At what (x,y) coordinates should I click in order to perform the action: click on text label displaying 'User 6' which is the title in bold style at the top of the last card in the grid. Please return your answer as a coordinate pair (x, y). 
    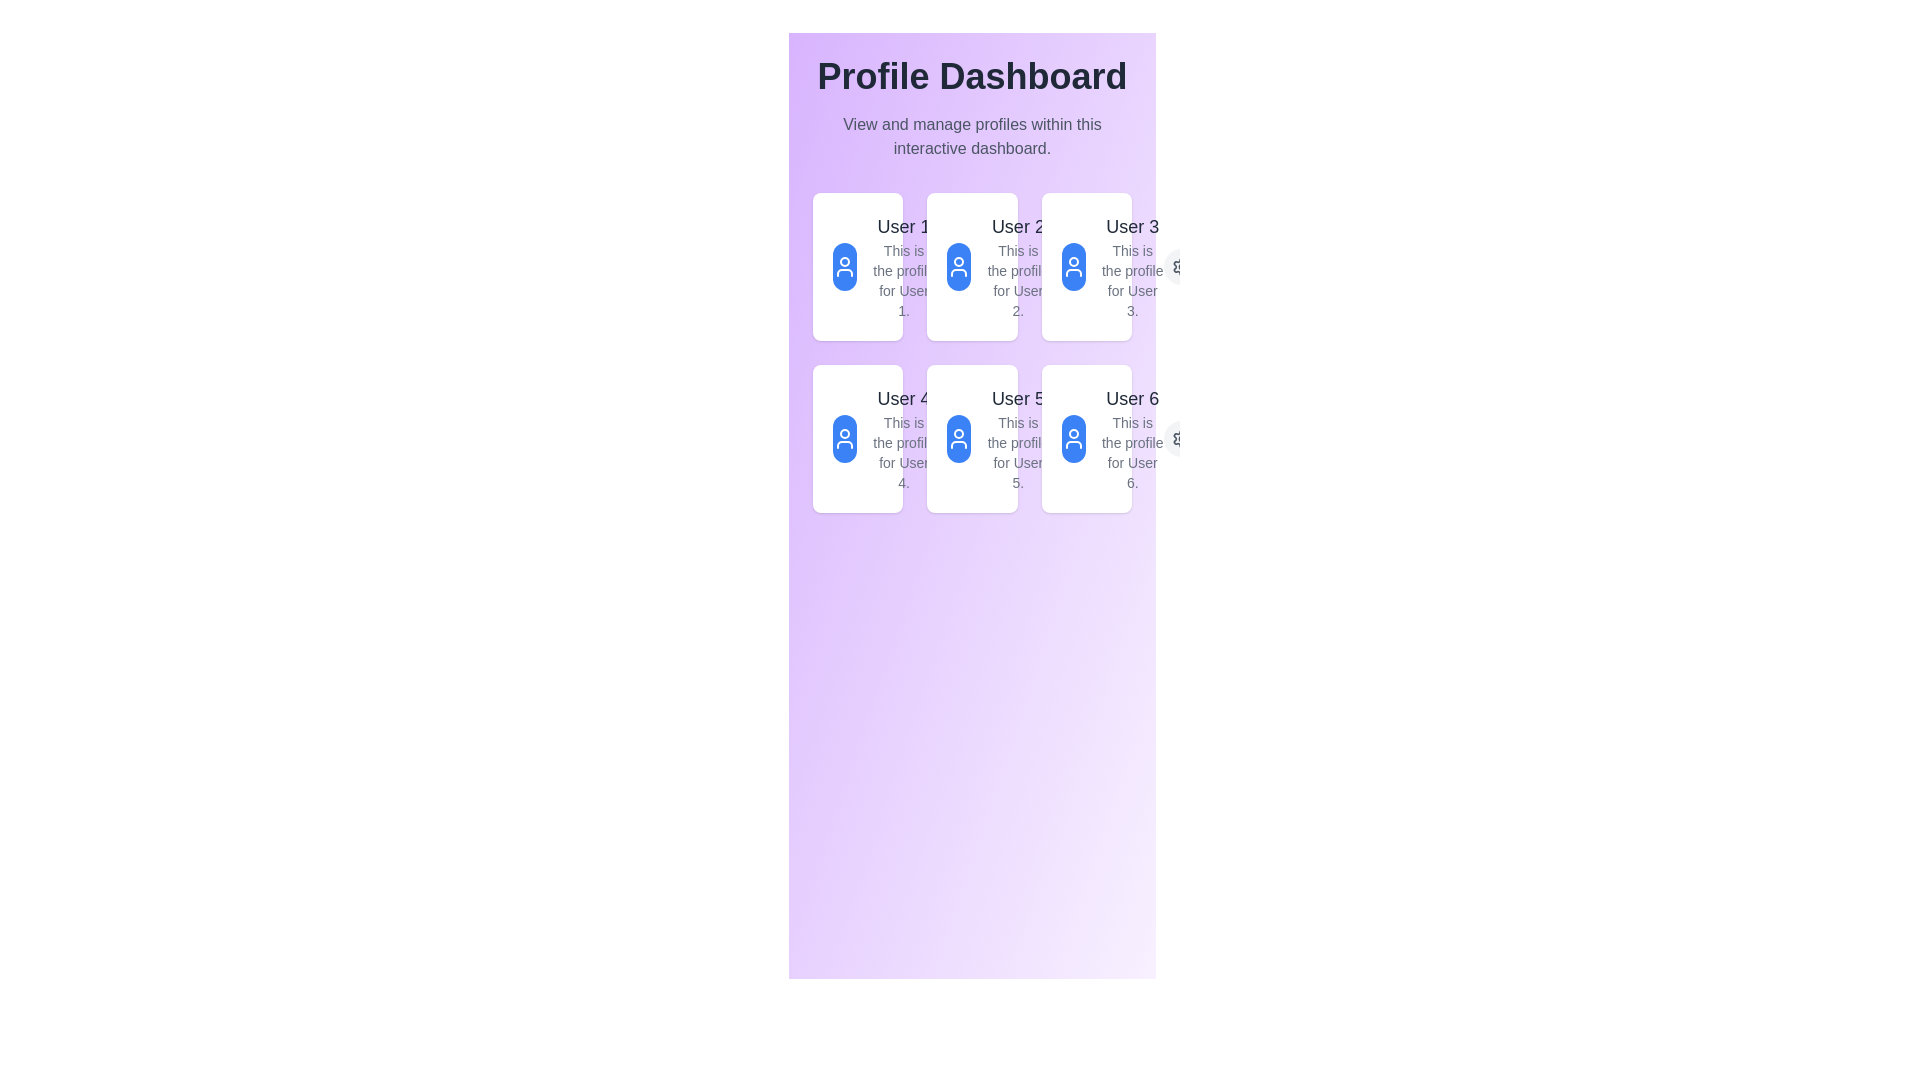
    Looking at the image, I should click on (1132, 398).